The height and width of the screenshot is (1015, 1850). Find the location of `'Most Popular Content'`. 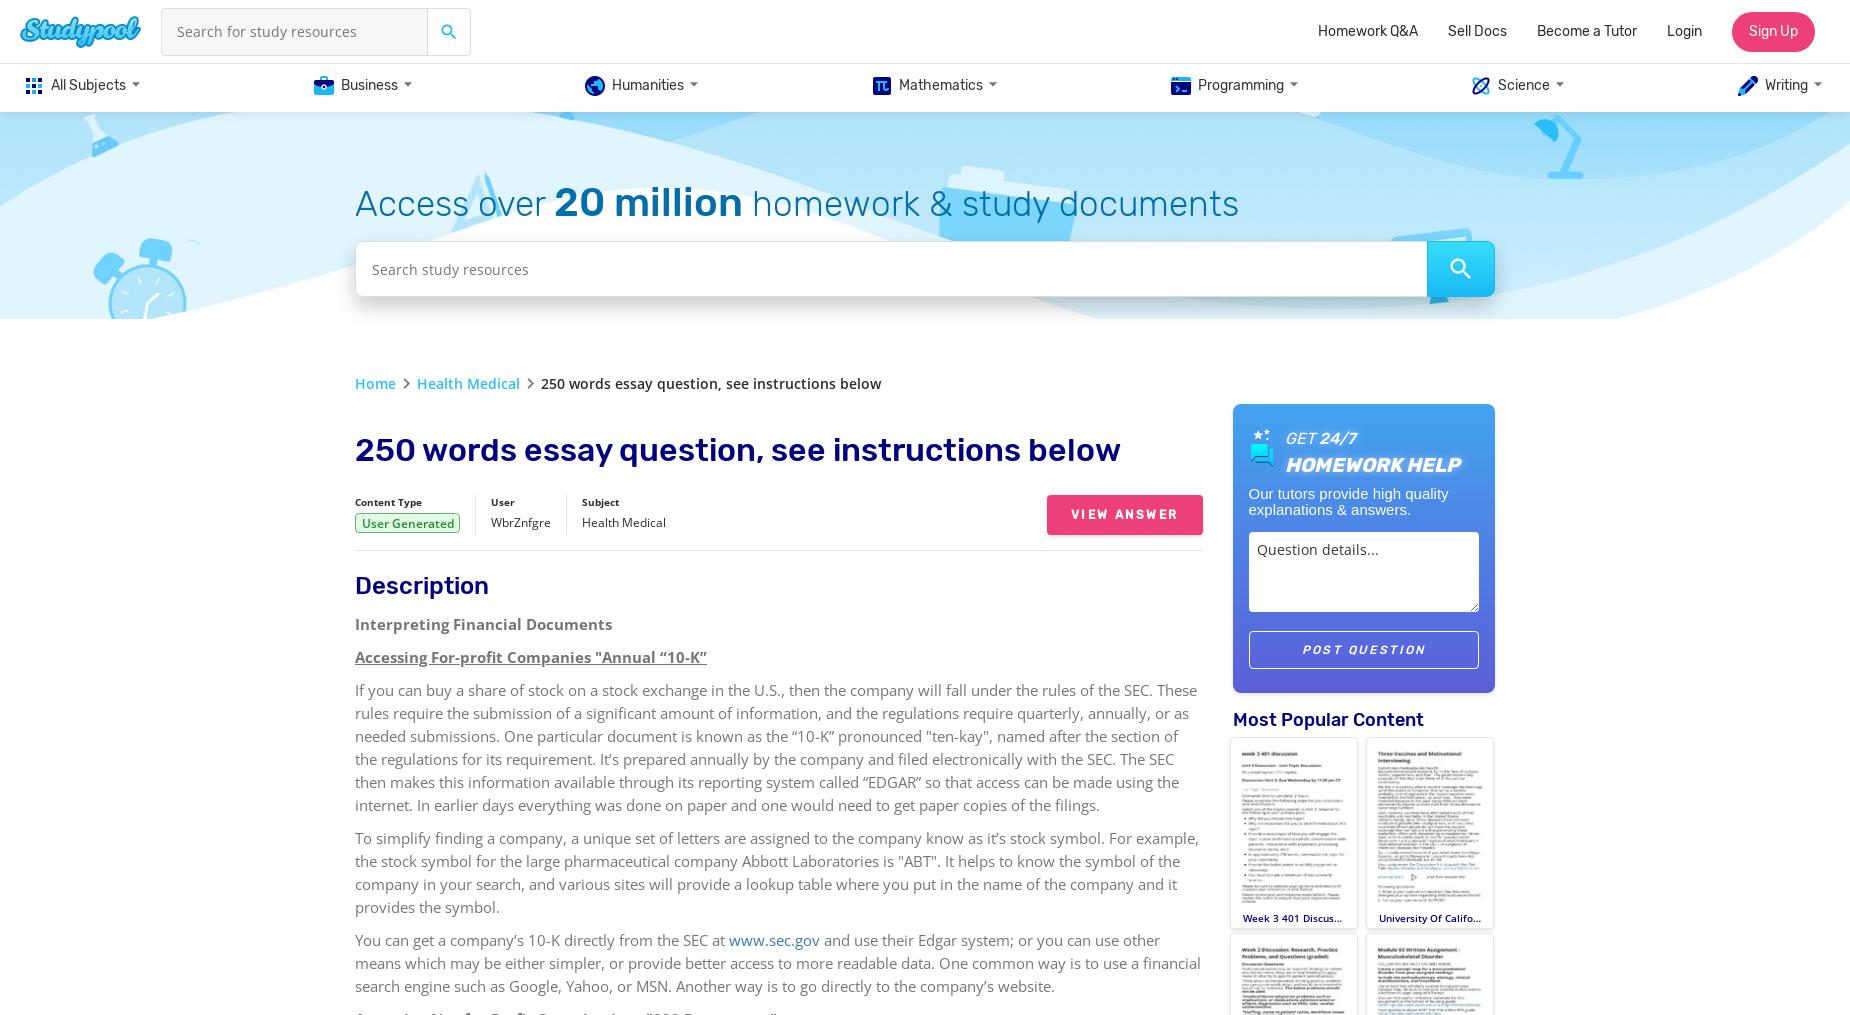

'Most Popular Content' is located at coordinates (1326, 719).